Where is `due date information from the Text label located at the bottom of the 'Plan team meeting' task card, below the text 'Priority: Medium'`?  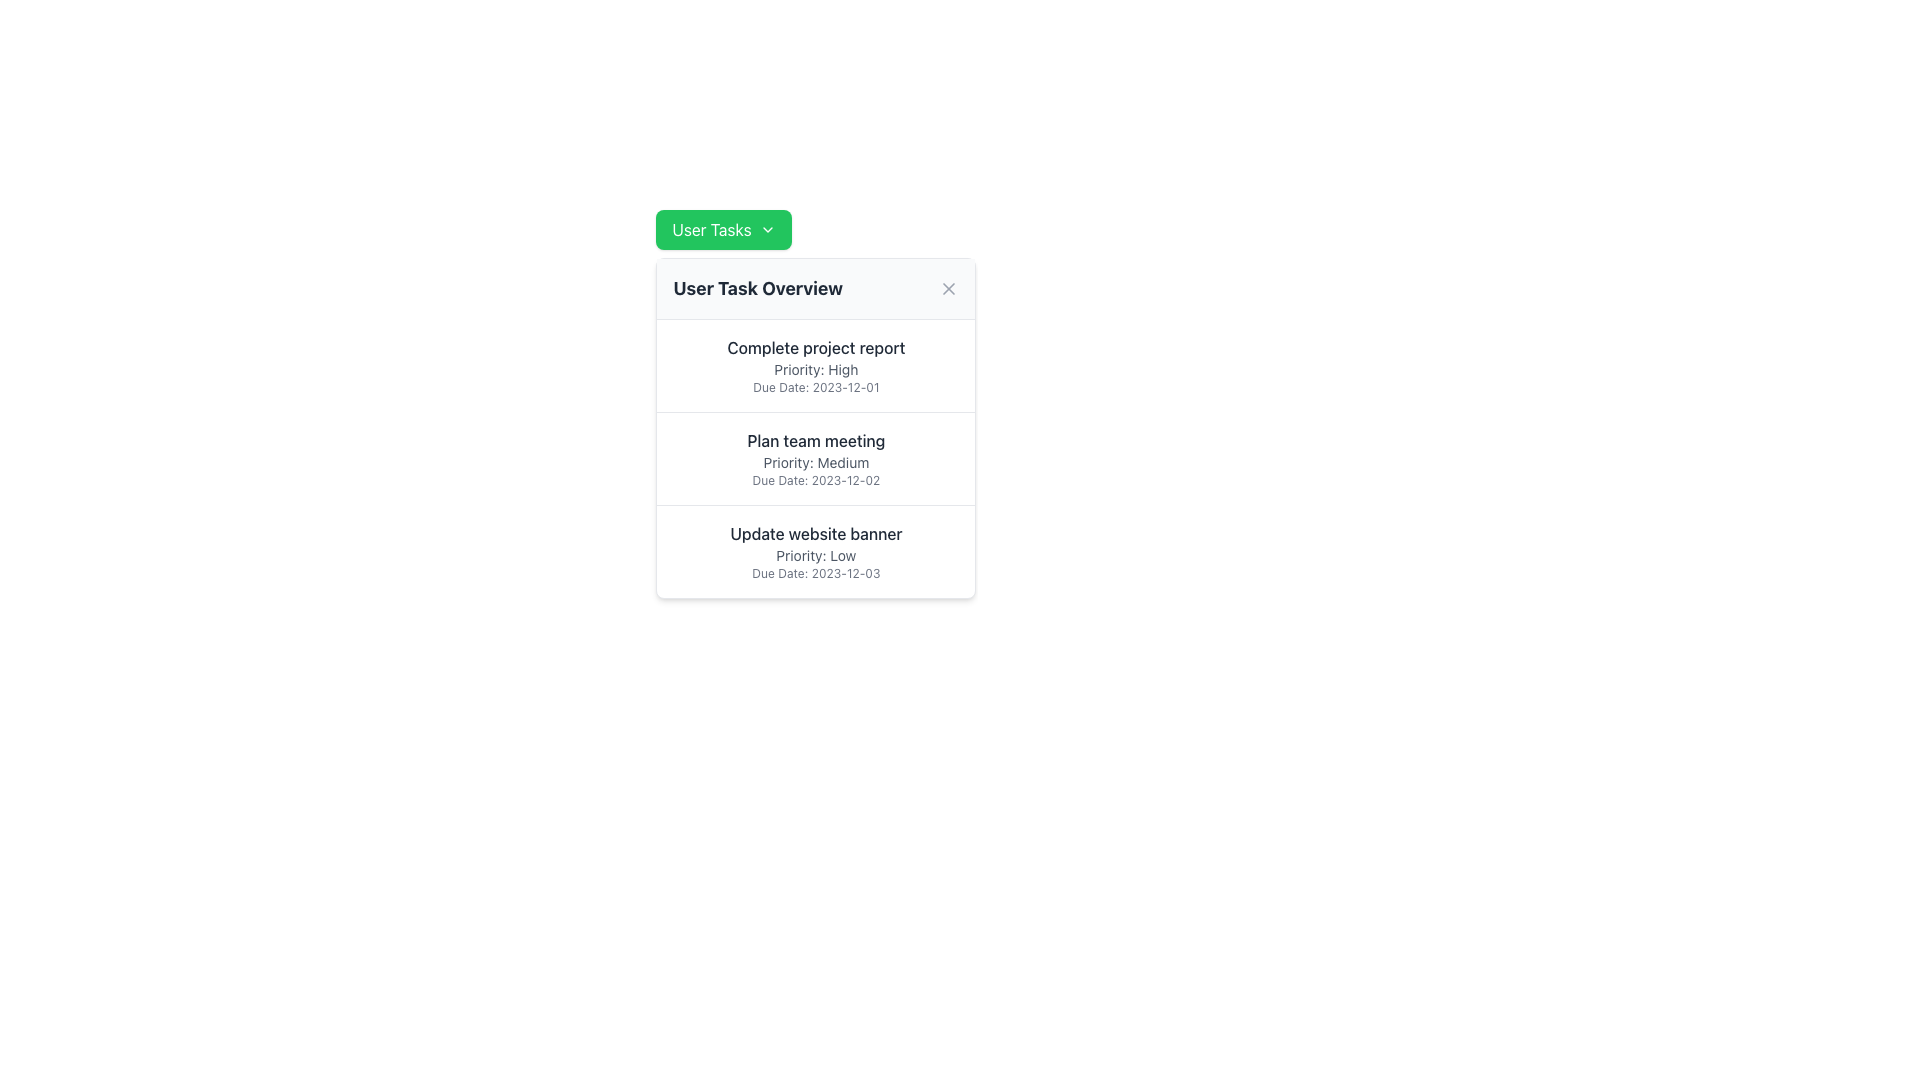 due date information from the Text label located at the bottom of the 'Plan team meeting' task card, below the text 'Priority: Medium' is located at coordinates (816, 481).